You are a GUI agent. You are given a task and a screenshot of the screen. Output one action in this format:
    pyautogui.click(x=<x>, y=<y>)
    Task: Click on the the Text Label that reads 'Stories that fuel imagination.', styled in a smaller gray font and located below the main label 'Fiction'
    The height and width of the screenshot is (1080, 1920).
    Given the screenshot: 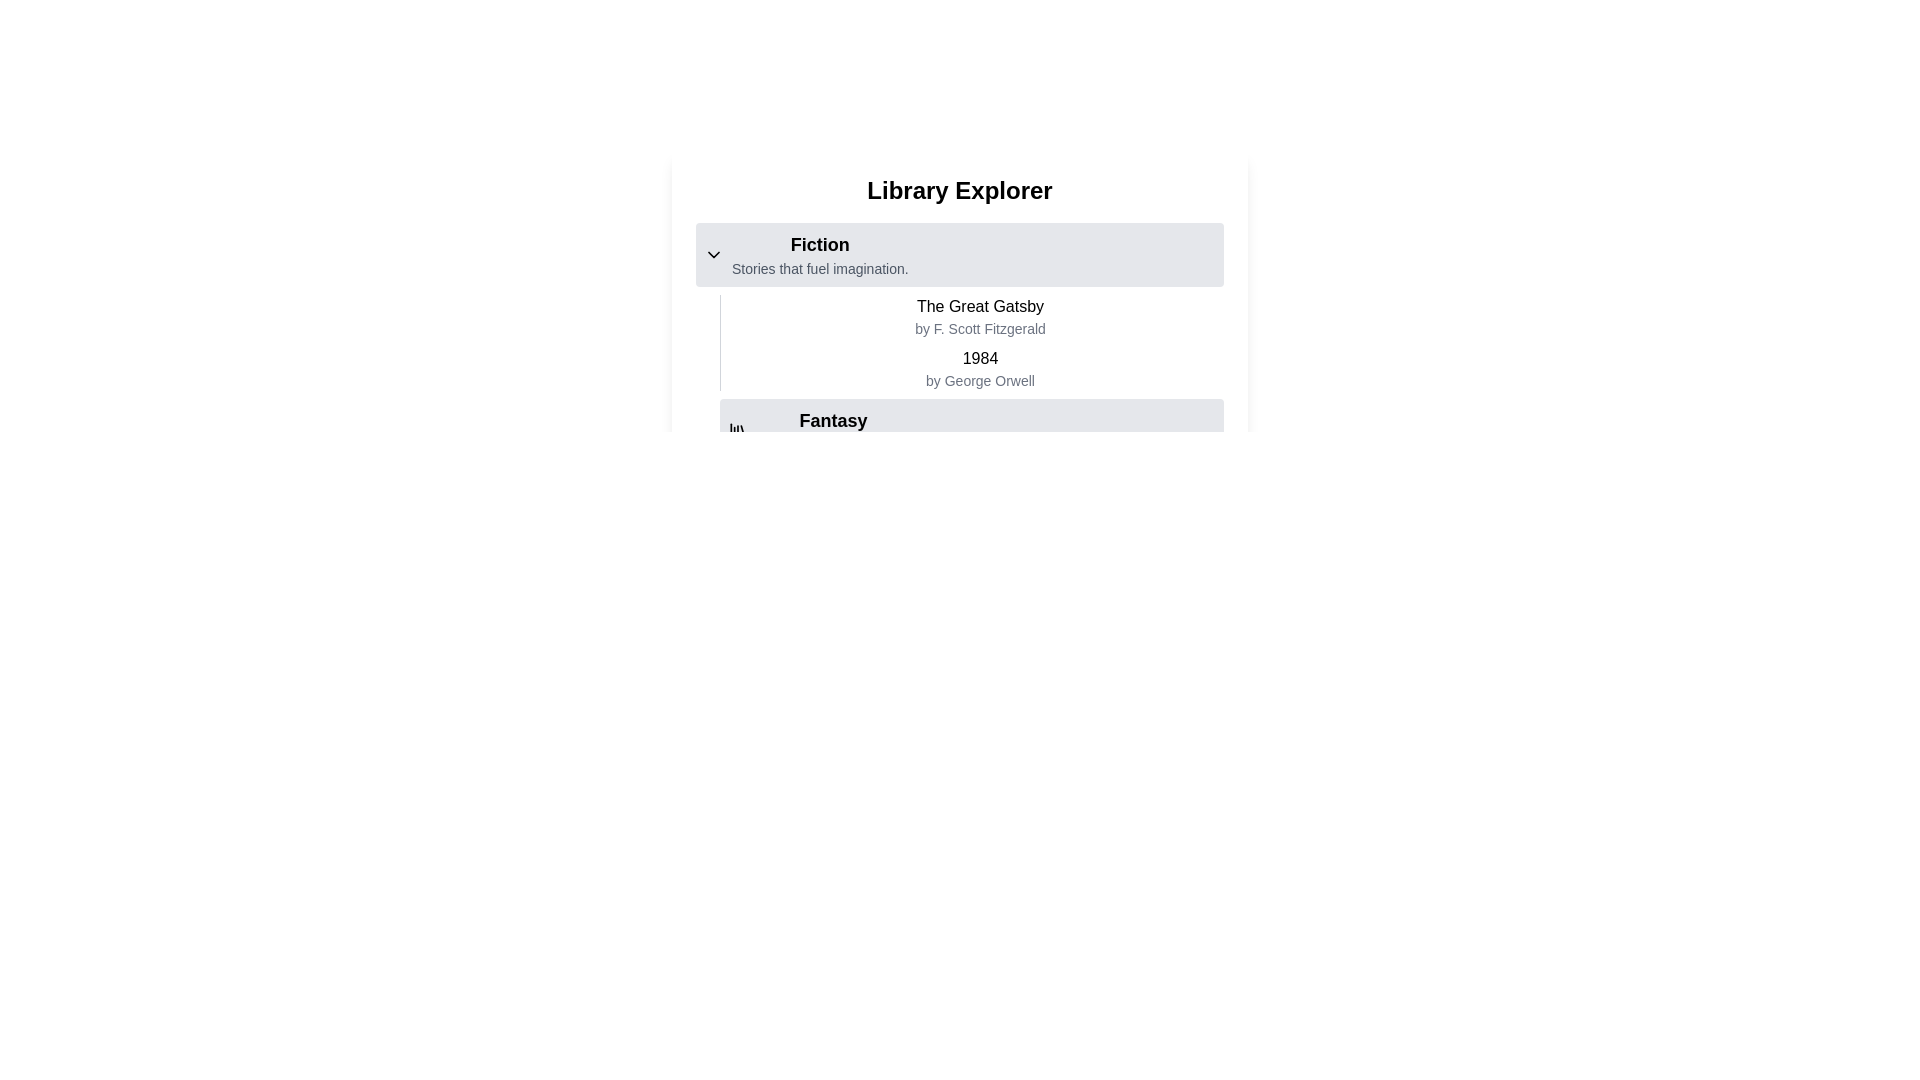 What is the action you would take?
    pyautogui.click(x=820, y=268)
    